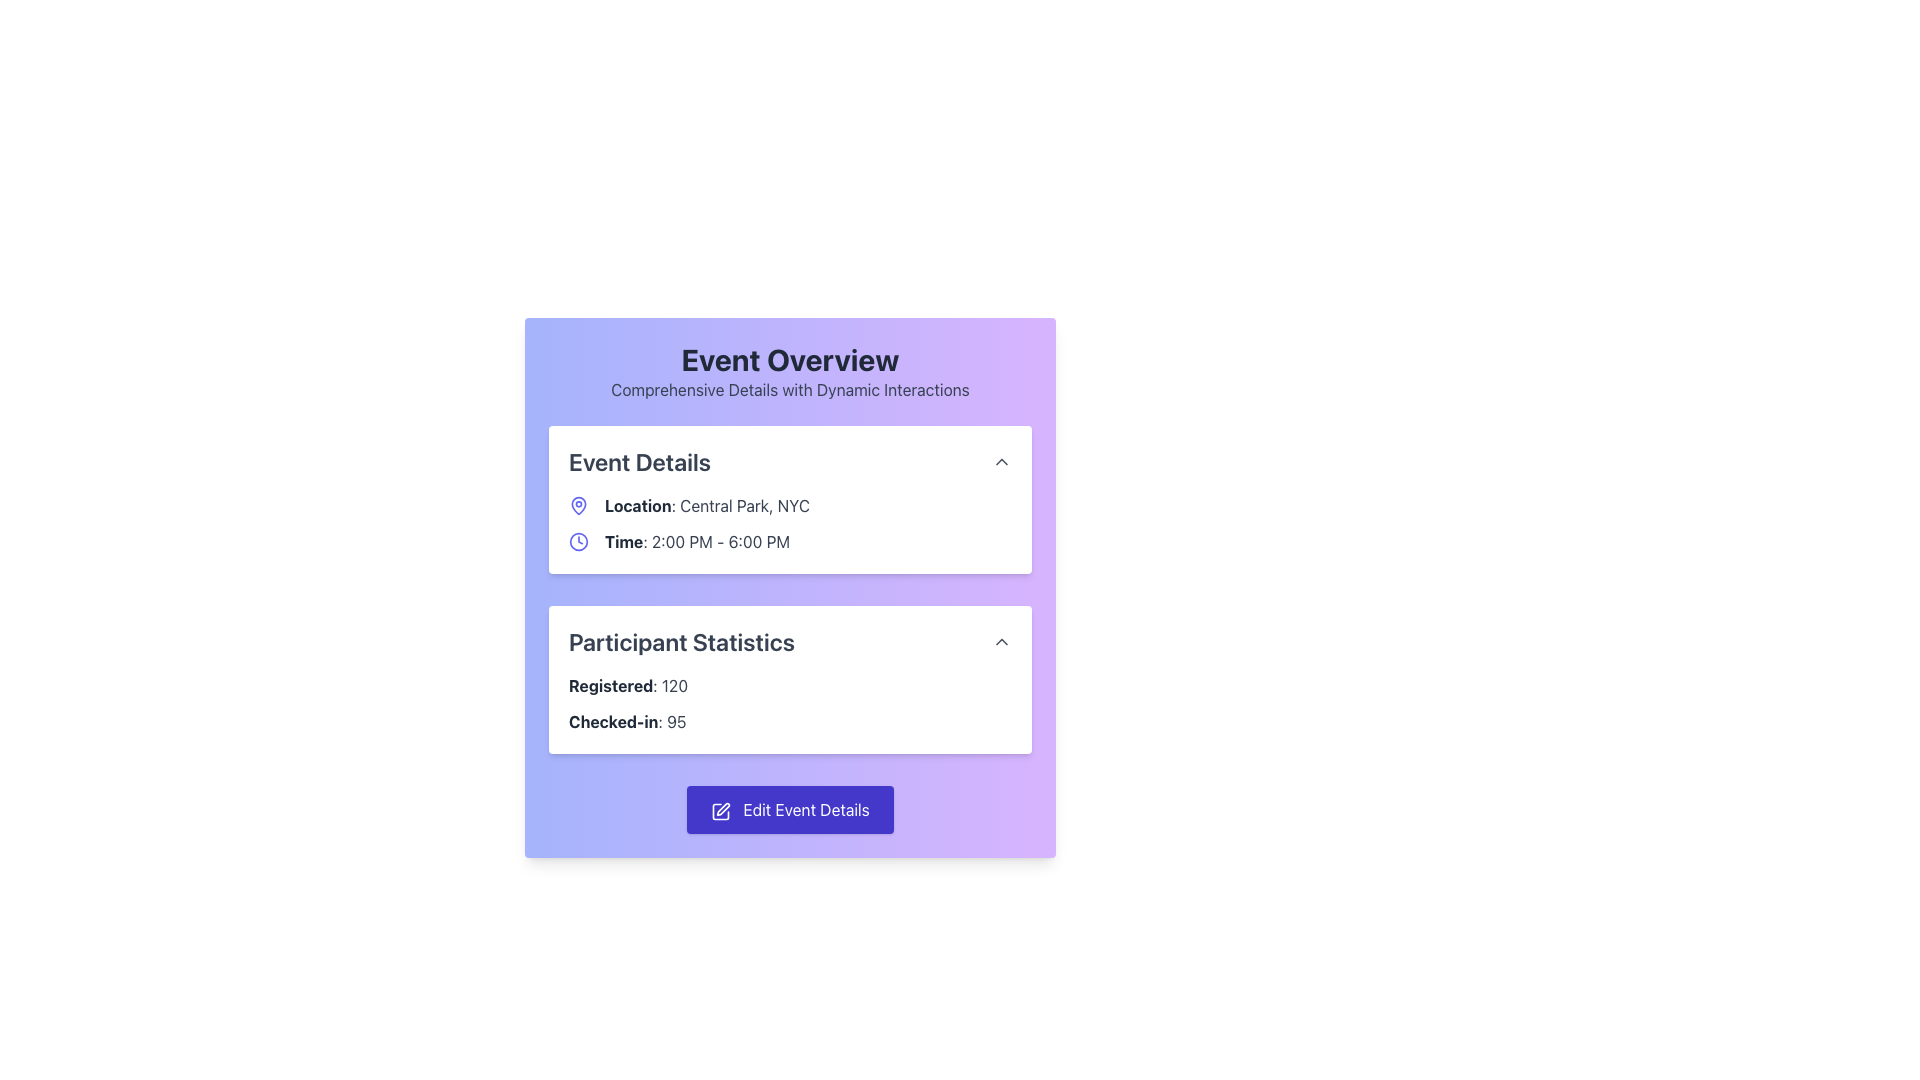 This screenshot has width=1920, height=1080. Describe the element at coordinates (626, 721) in the screenshot. I see `static text element displaying 'Checked-in: 95' located in the 'Participant Statistics' section, which is positioned under 'Registered: 120'` at that location.